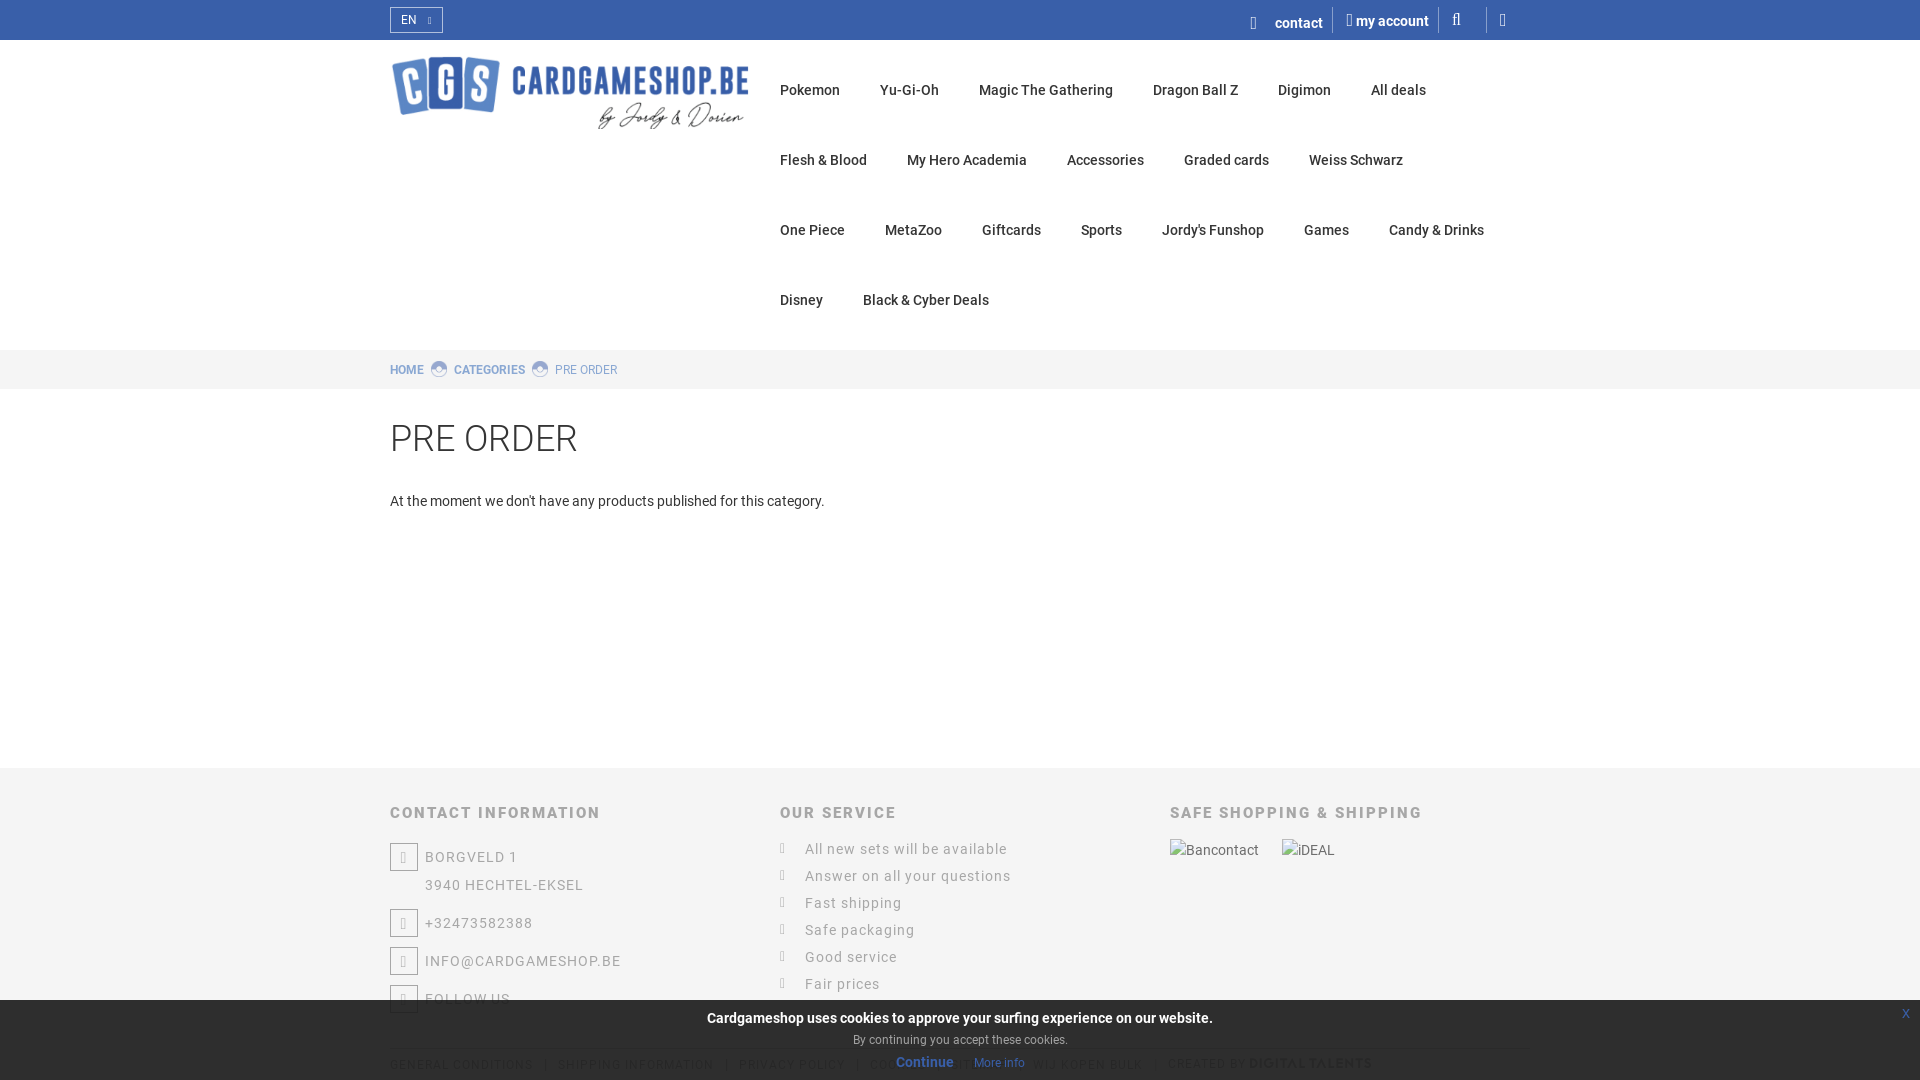  What do you see at coordinates (1195, 88) in the screenshot?
I see `'Dragon Ball Z'` at bounding box center [1195, 88].